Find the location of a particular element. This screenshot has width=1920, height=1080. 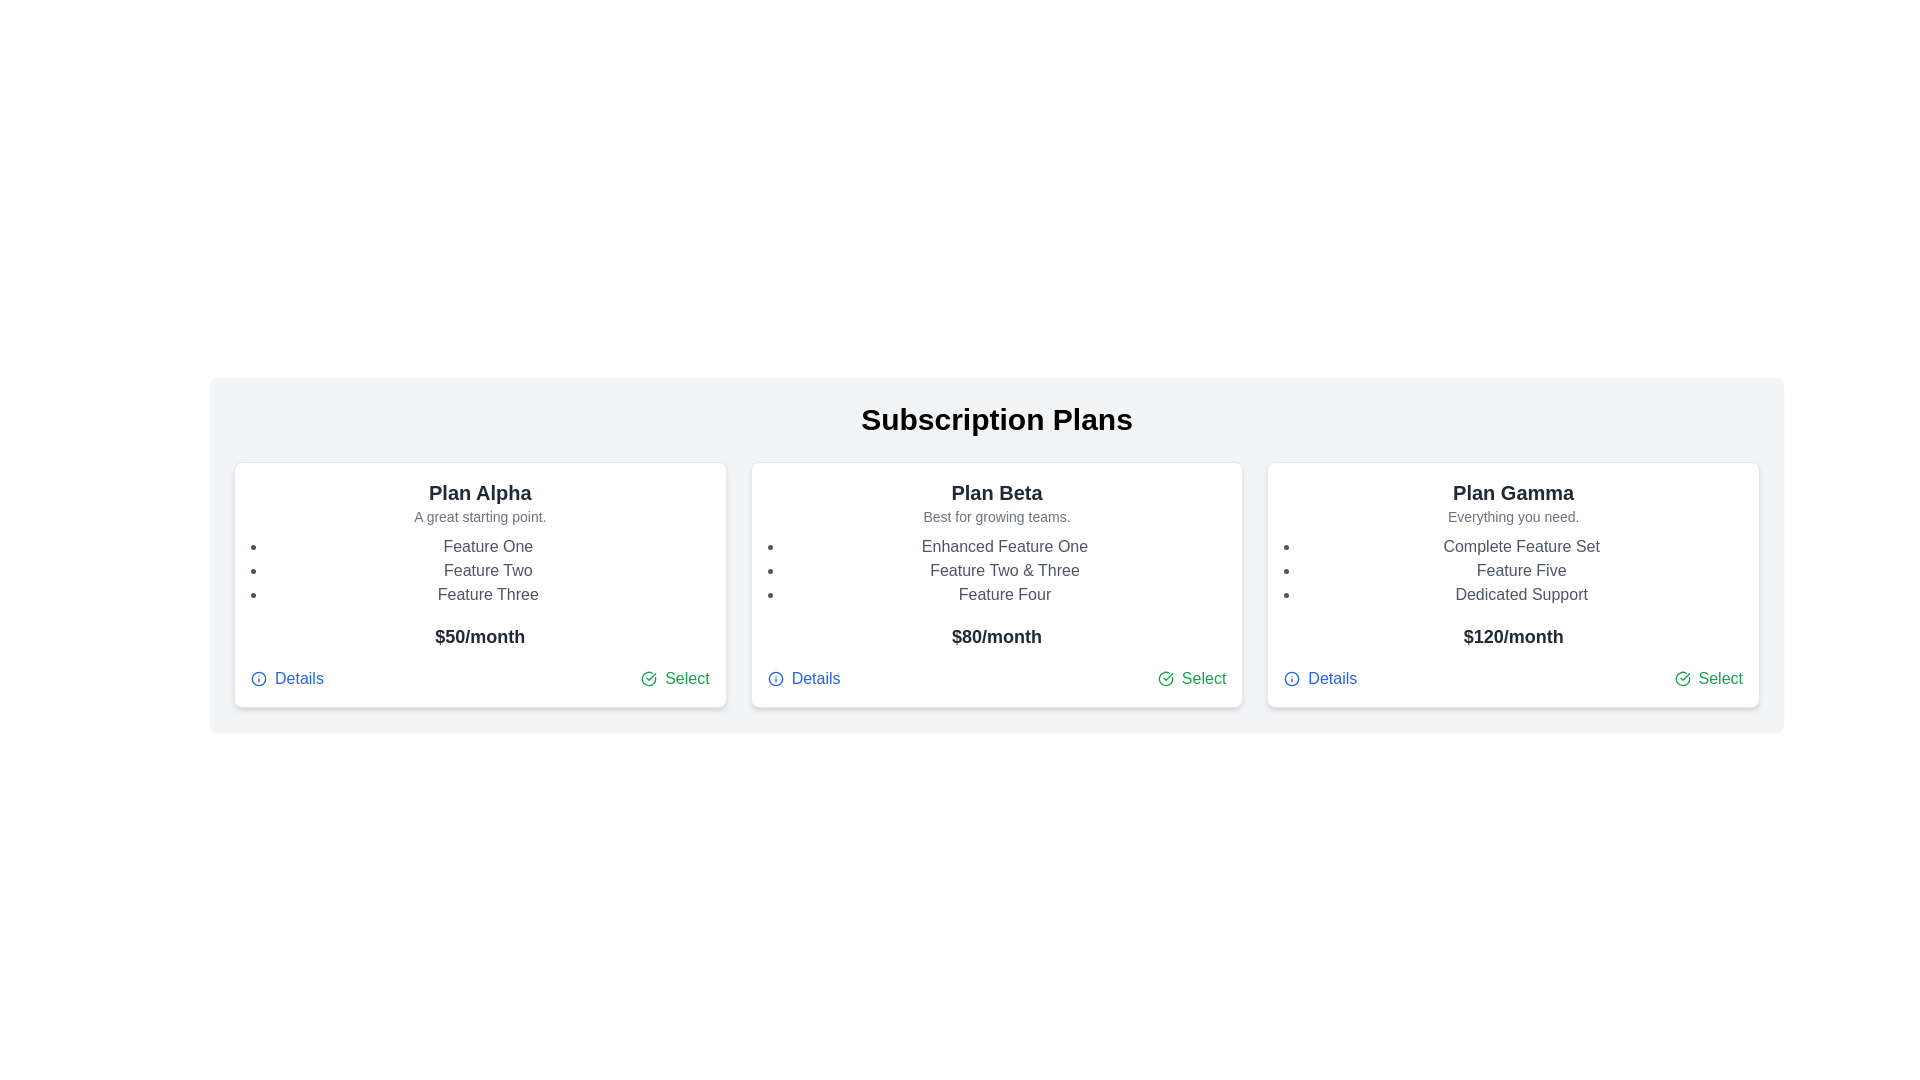

the third content block of the bulleted list in the card labeled 'Plan Beta' located below the subtitle 'Best for growing teams.' is located at coordinates (1004, 570).